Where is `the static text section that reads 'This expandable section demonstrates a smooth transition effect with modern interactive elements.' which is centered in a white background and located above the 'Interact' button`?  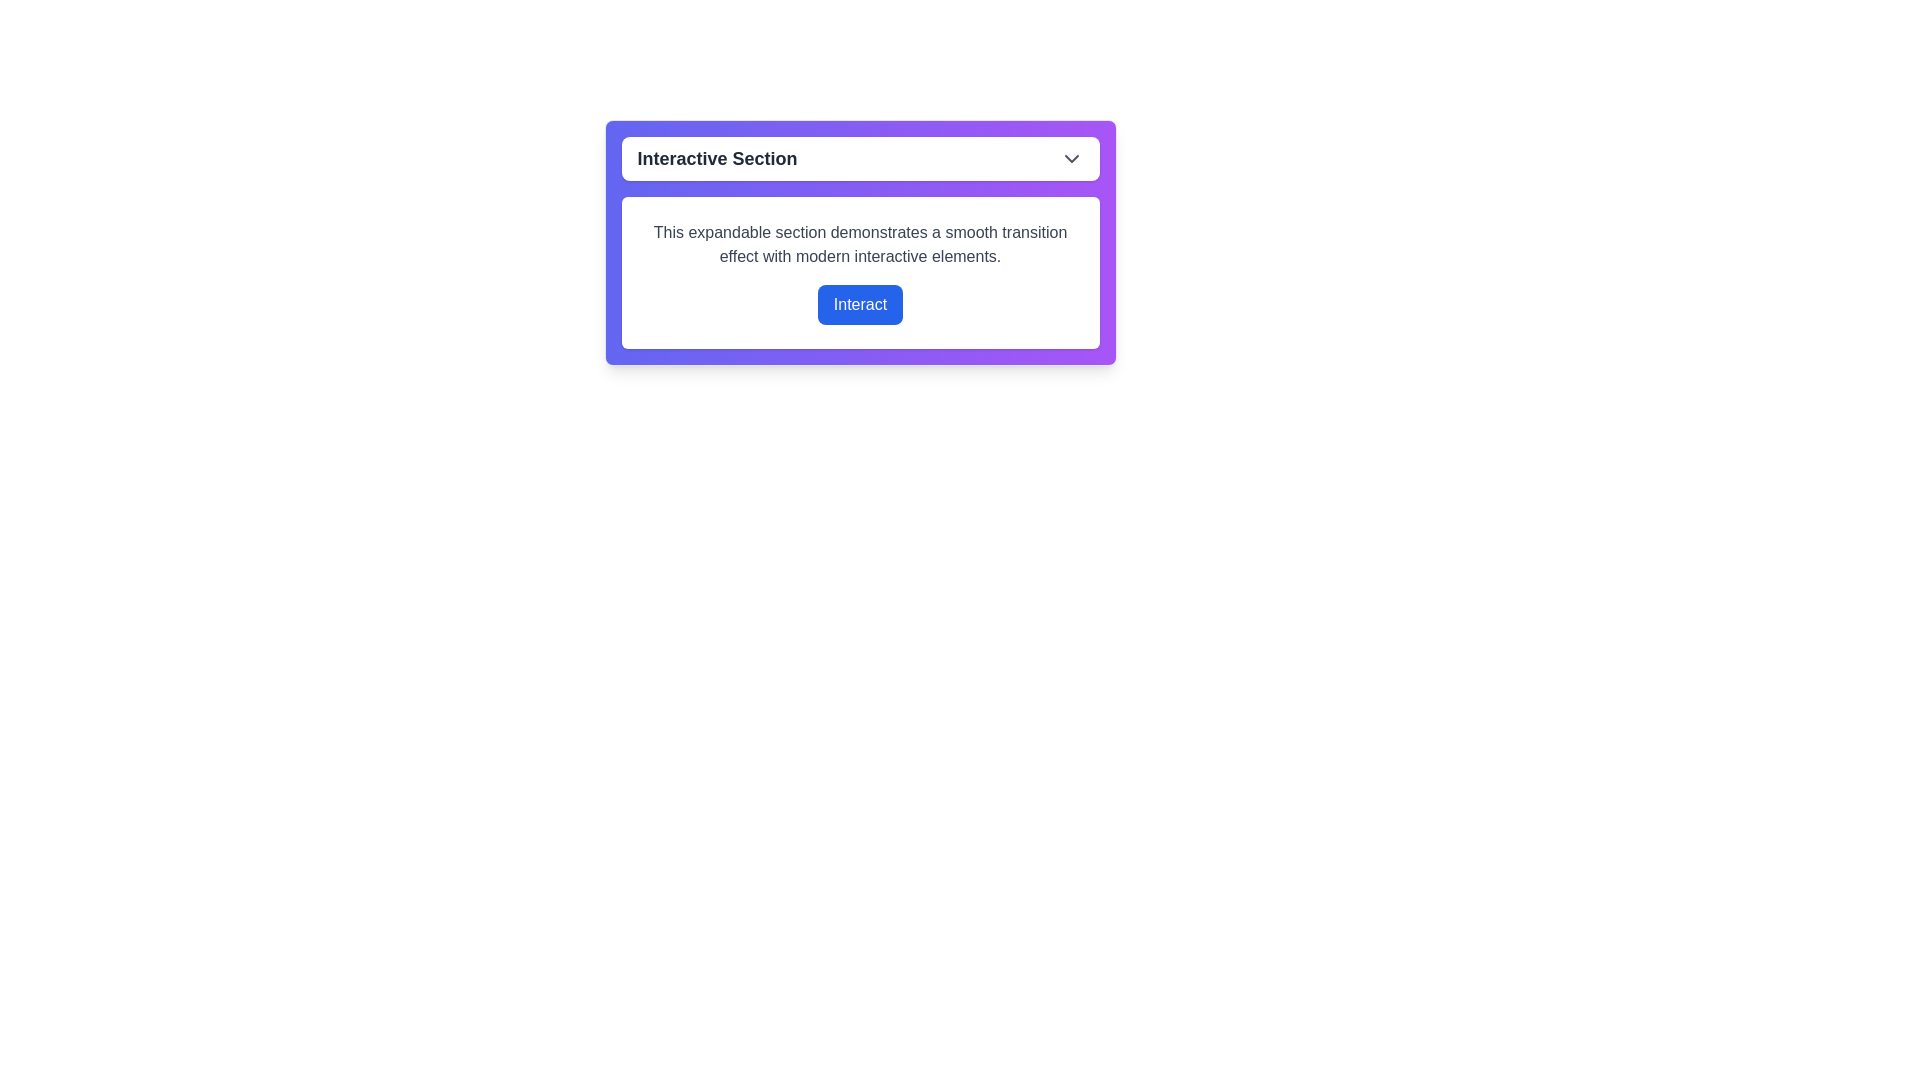
the static text section that reads 'This expandable section demonstrates a smooth transition effect with modern interactive elements.' which is centered in a white background and located above the 'Interact' button is located at coordinates (860, 244).